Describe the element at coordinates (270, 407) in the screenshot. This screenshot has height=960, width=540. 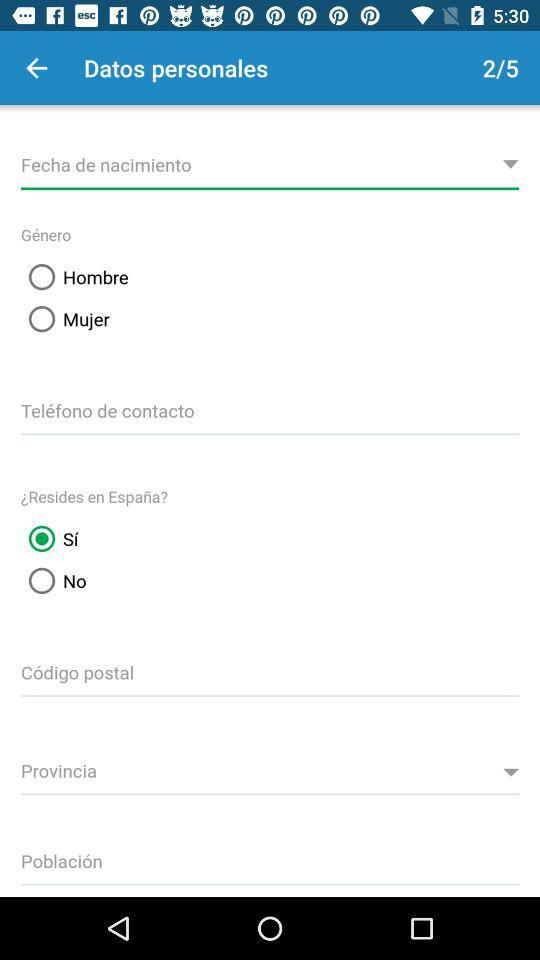
I see `phone number` at that location.